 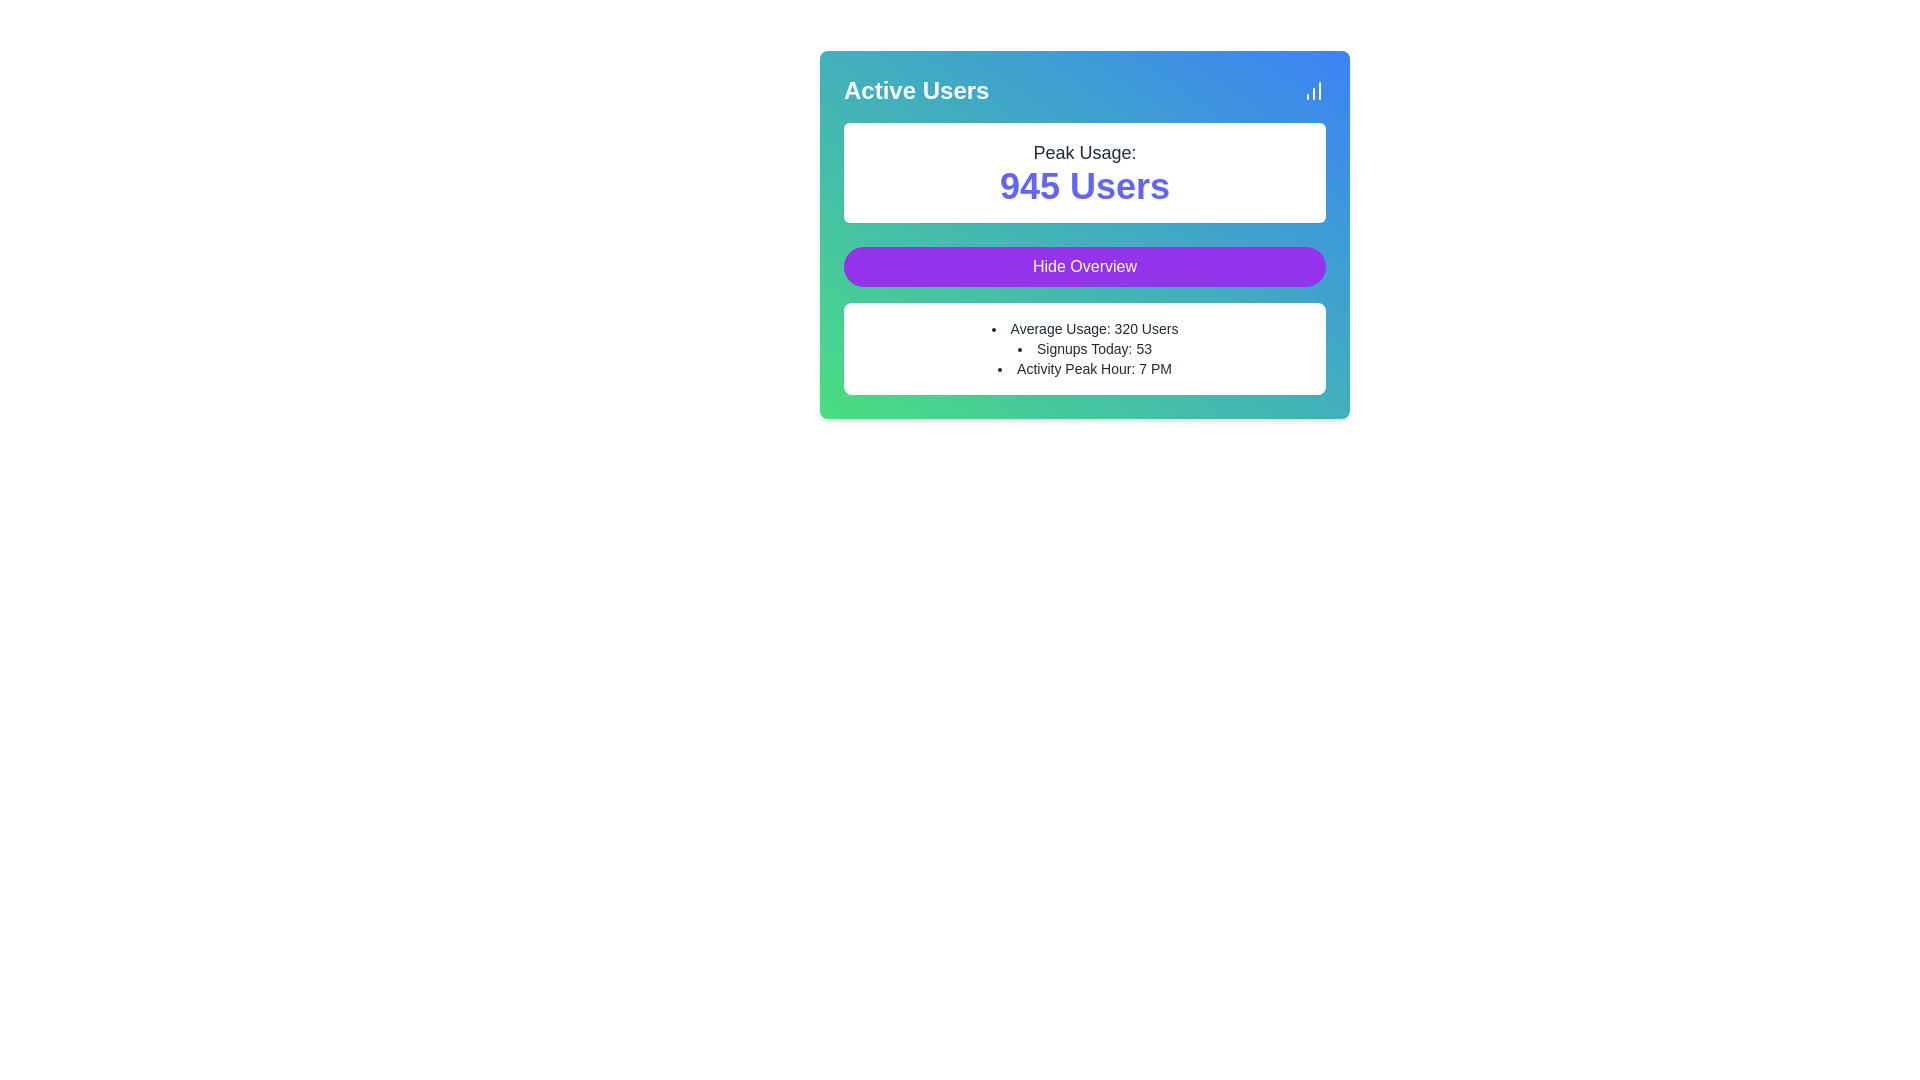 What do you see at coordinates (1083, 327) in the screenshot?
I see `the bullet point text displaying 'Average Usage: 320 Users' to engage with surrounding elements` at bounding box center [1083, 327].